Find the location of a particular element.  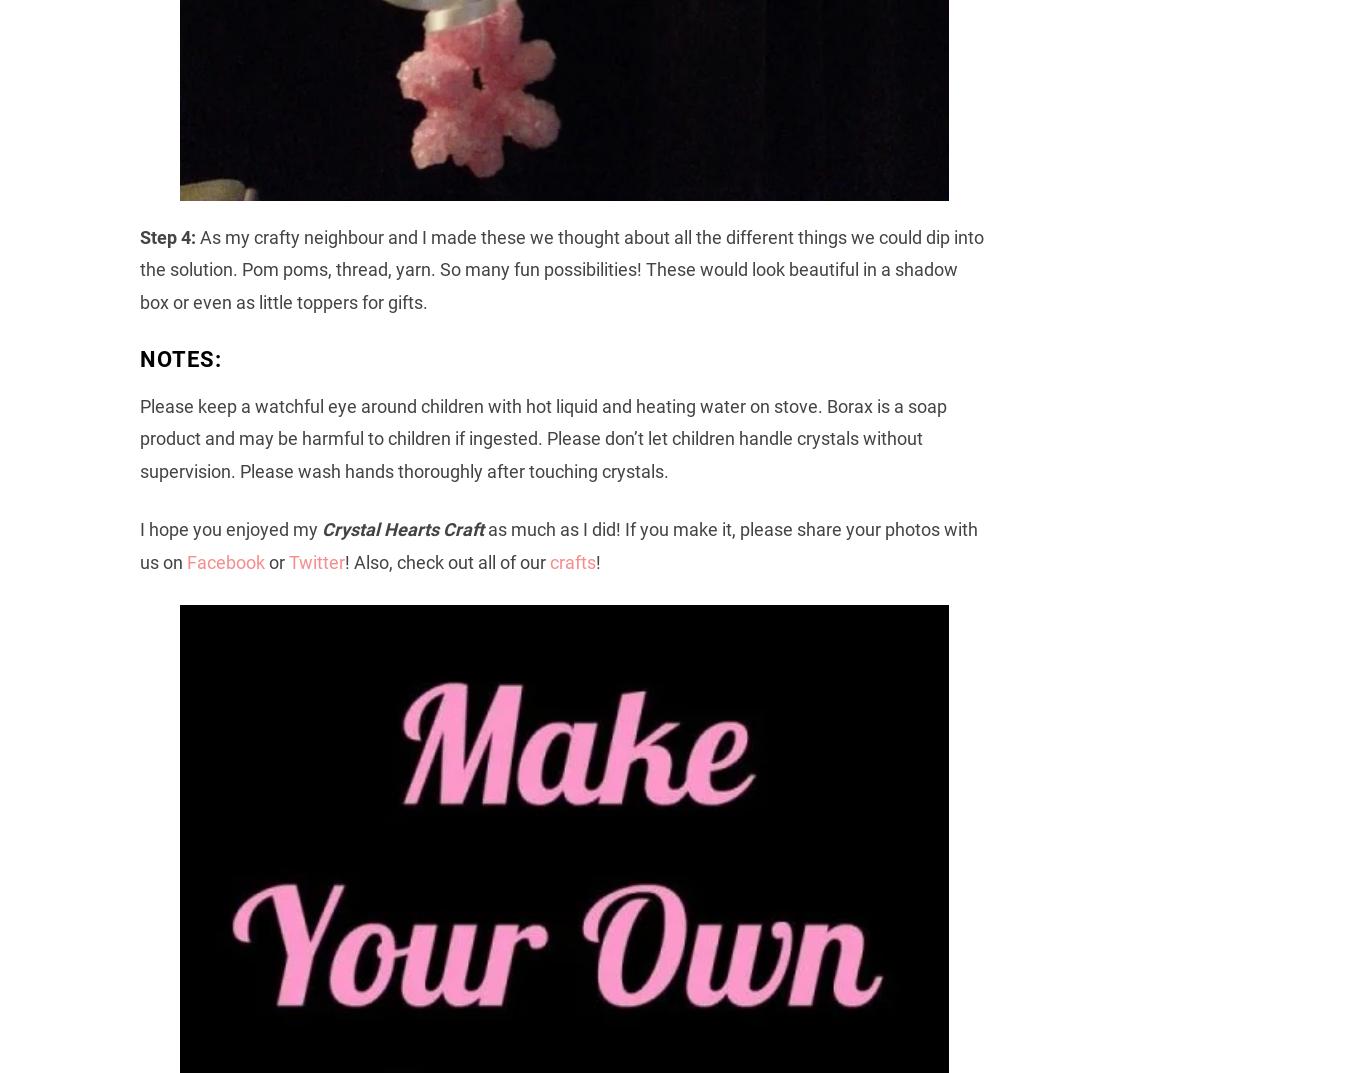

'I hope you enjoyed my' is located at coordinates (227, 528).